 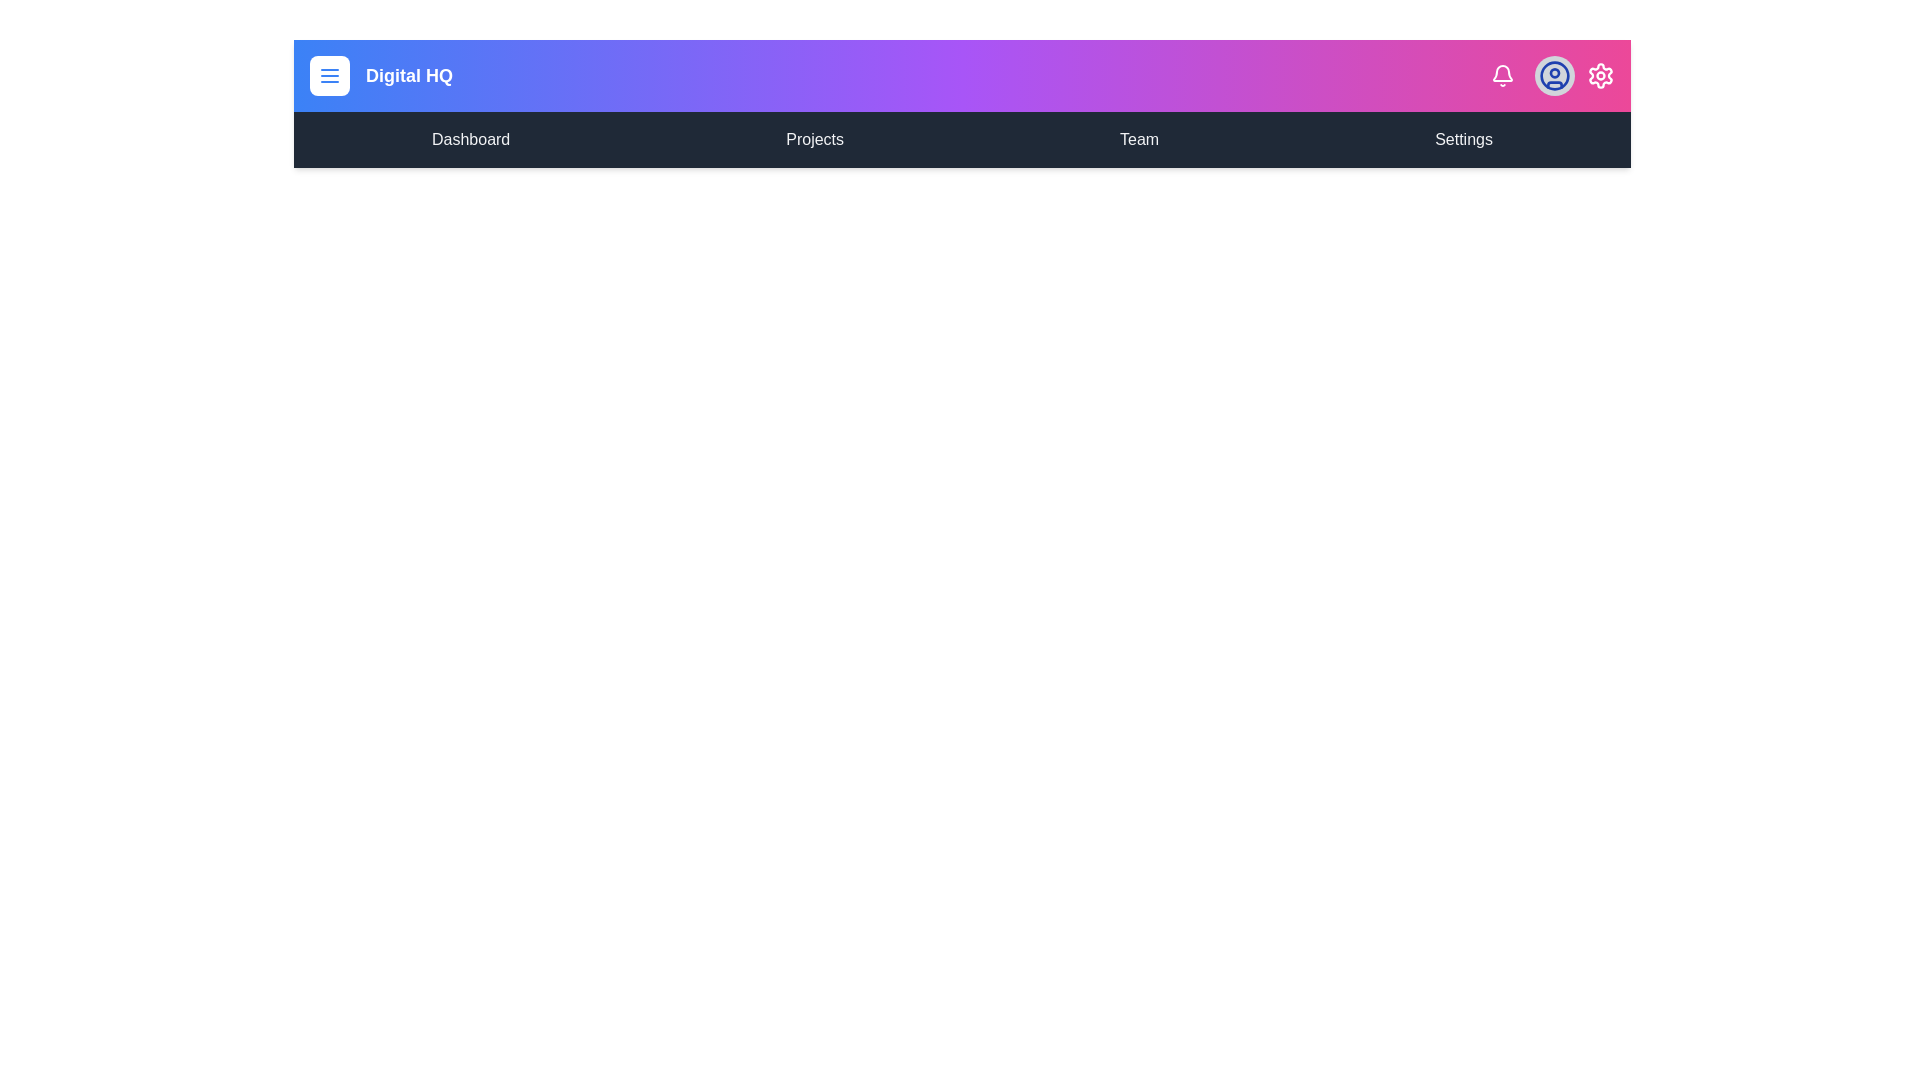 I want to click on the menu item labeled Settings in the navigation bar, so click(x=1464, y=138).